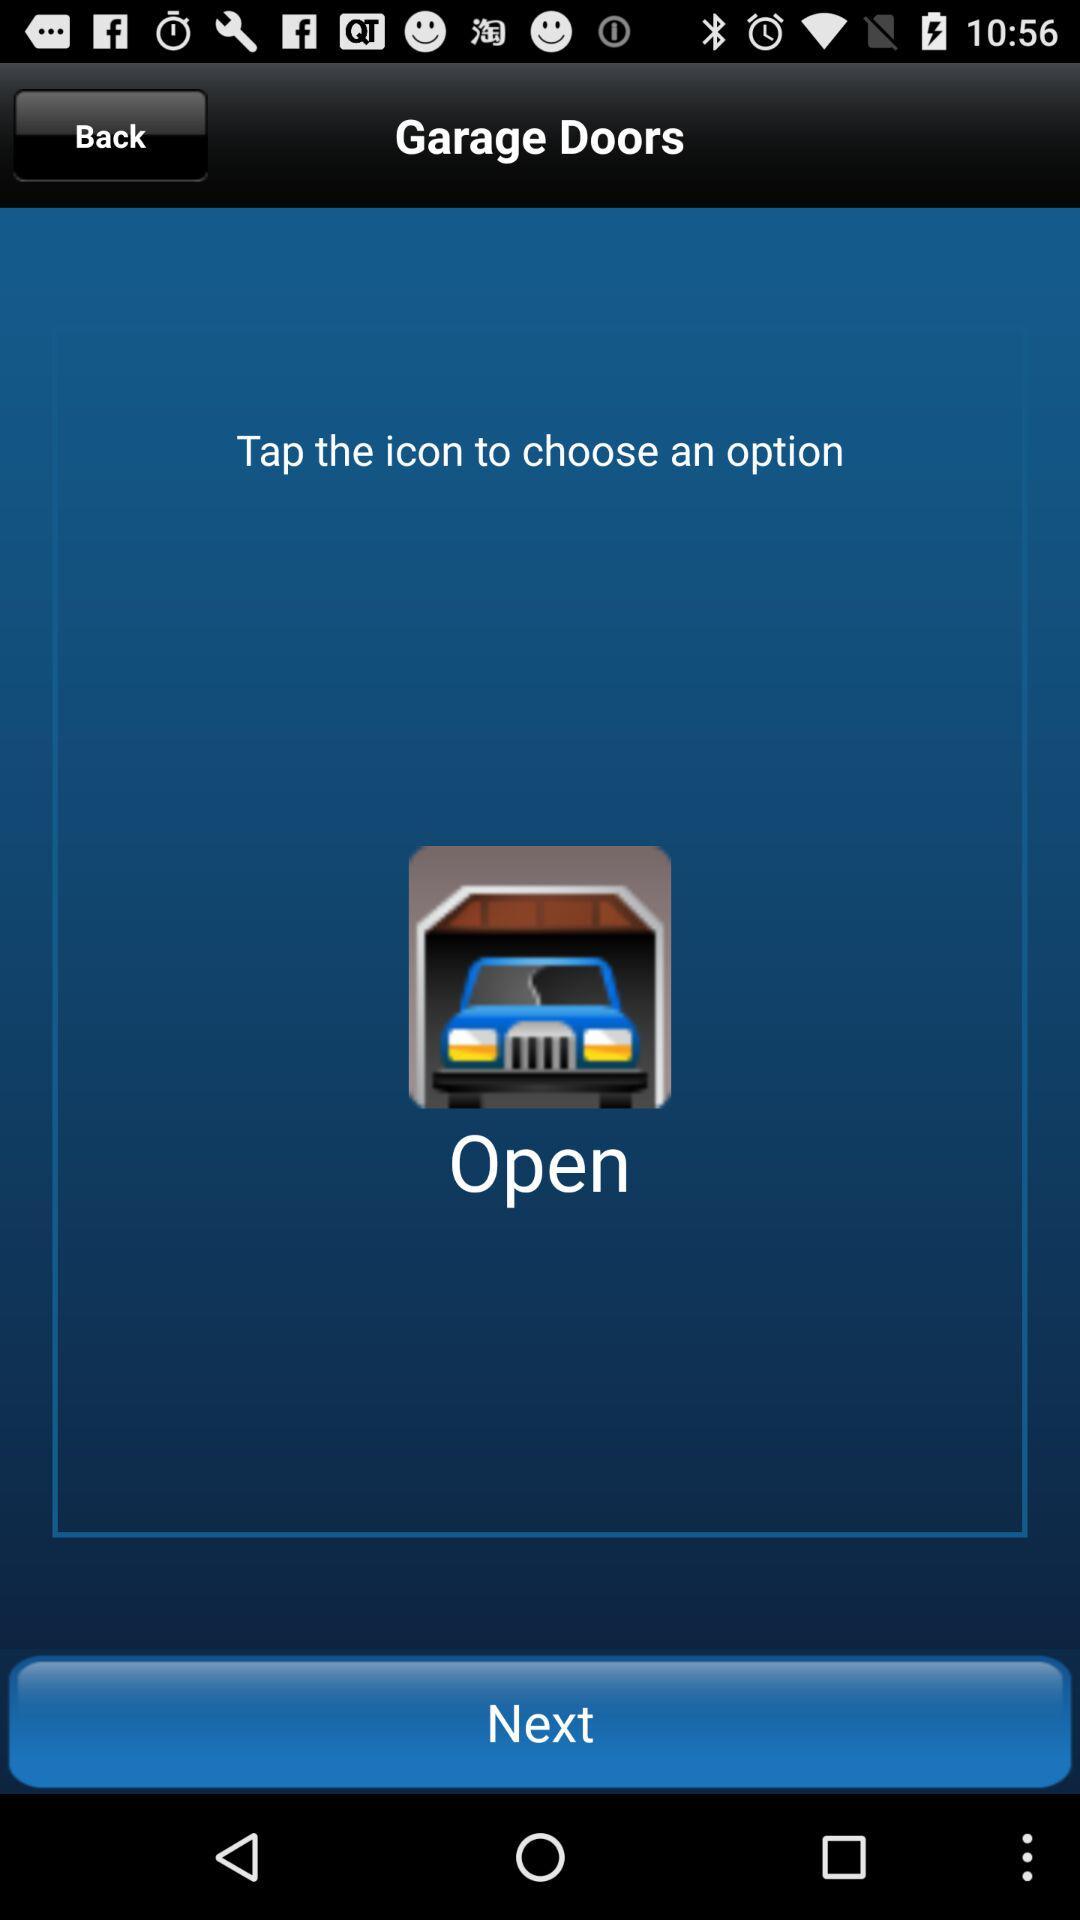 The width and height of the screenshot is (1080, 1920). What do you see at coordinates (540, 1720) in the screenshot?
I see `the next icon` at bounding box center [540, 1720].